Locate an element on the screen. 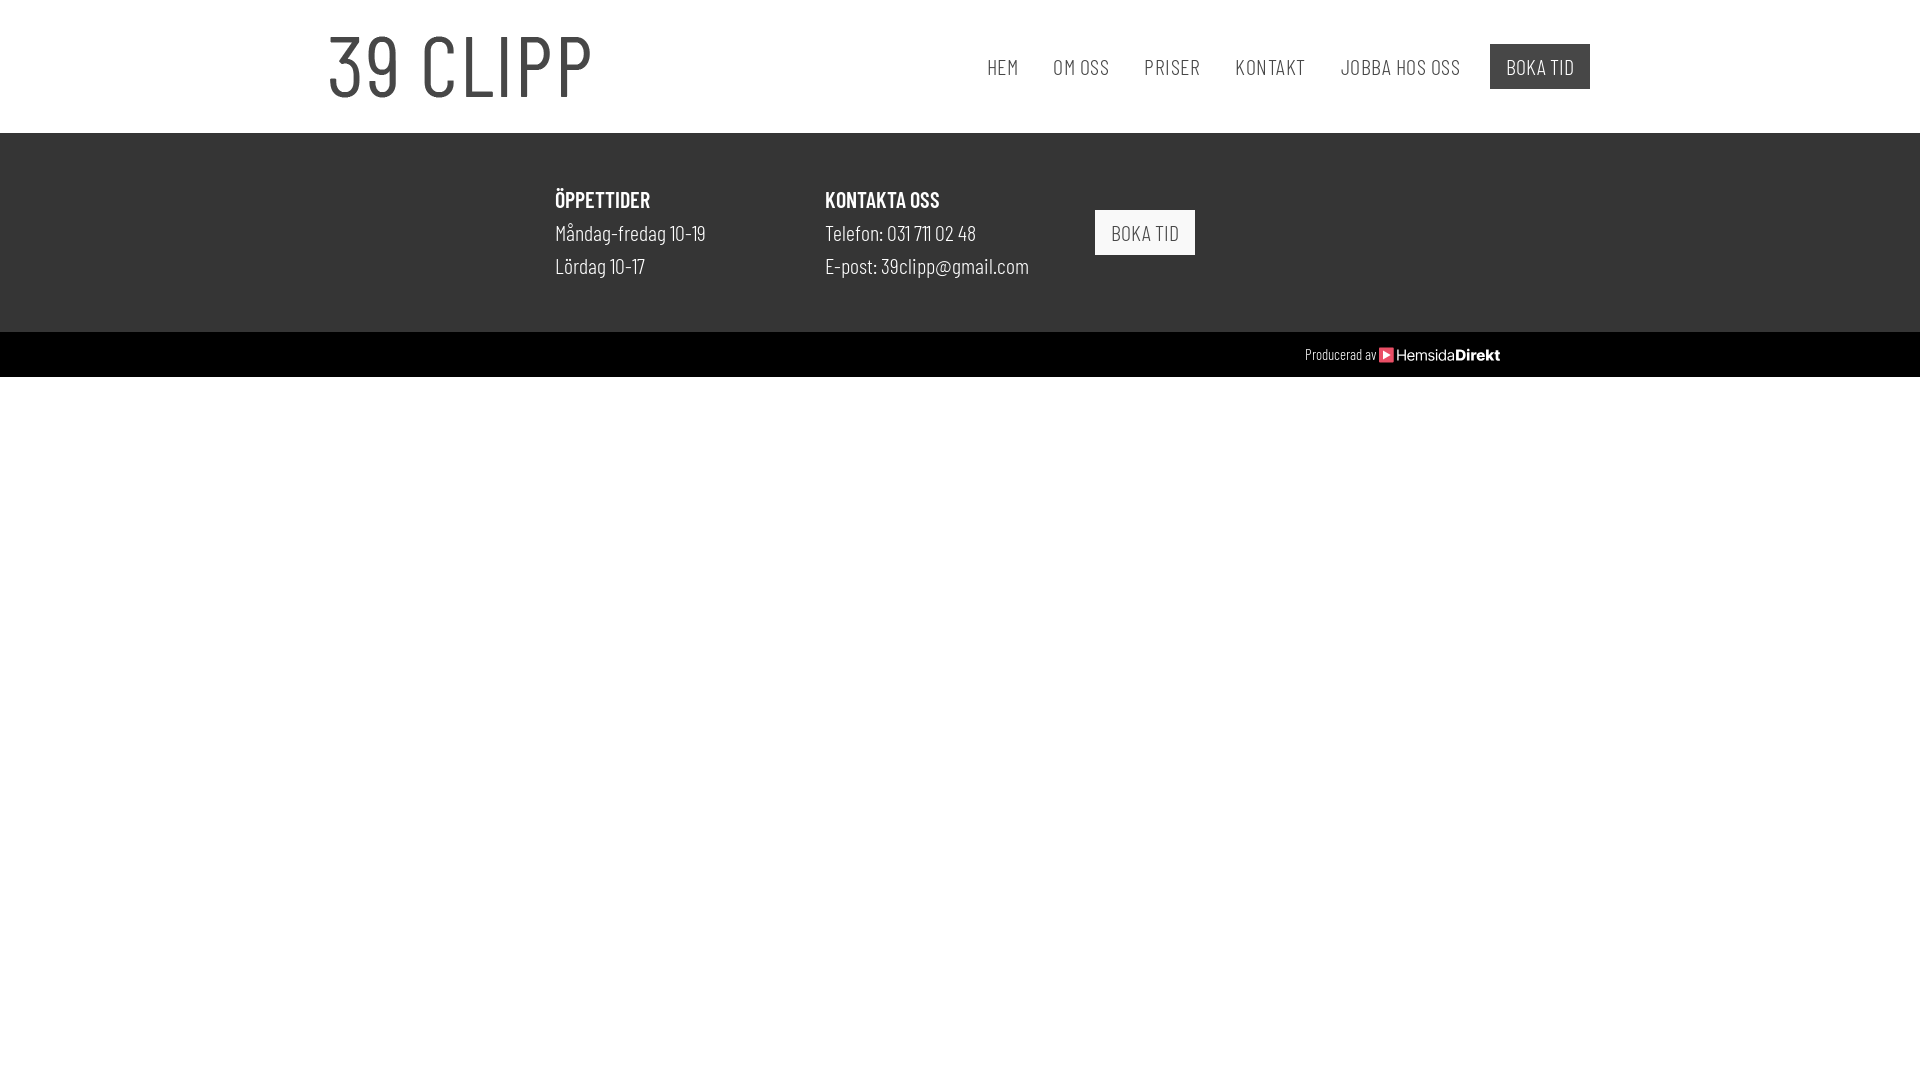 This screenshot has height=1080, width=1920. 'BOKA TID' is located at coordinates (1539, 65).